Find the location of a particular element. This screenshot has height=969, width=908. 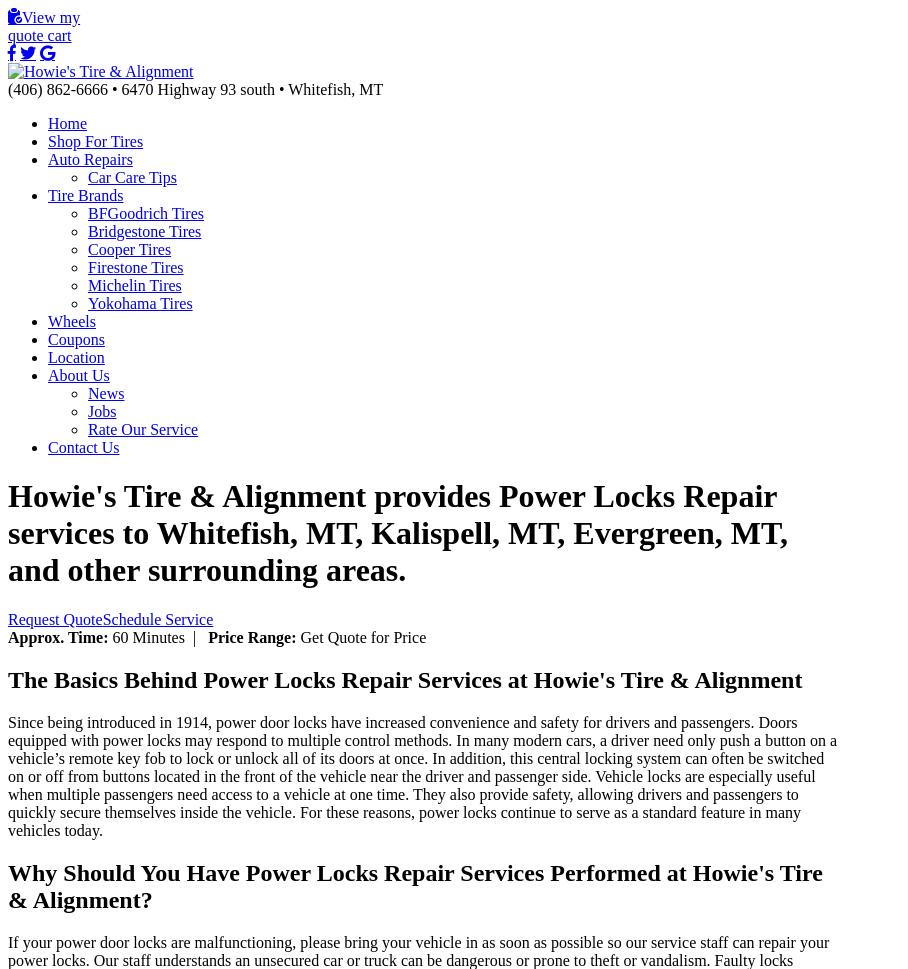

'Approx. Time:' is located at coordinates (6, 636).